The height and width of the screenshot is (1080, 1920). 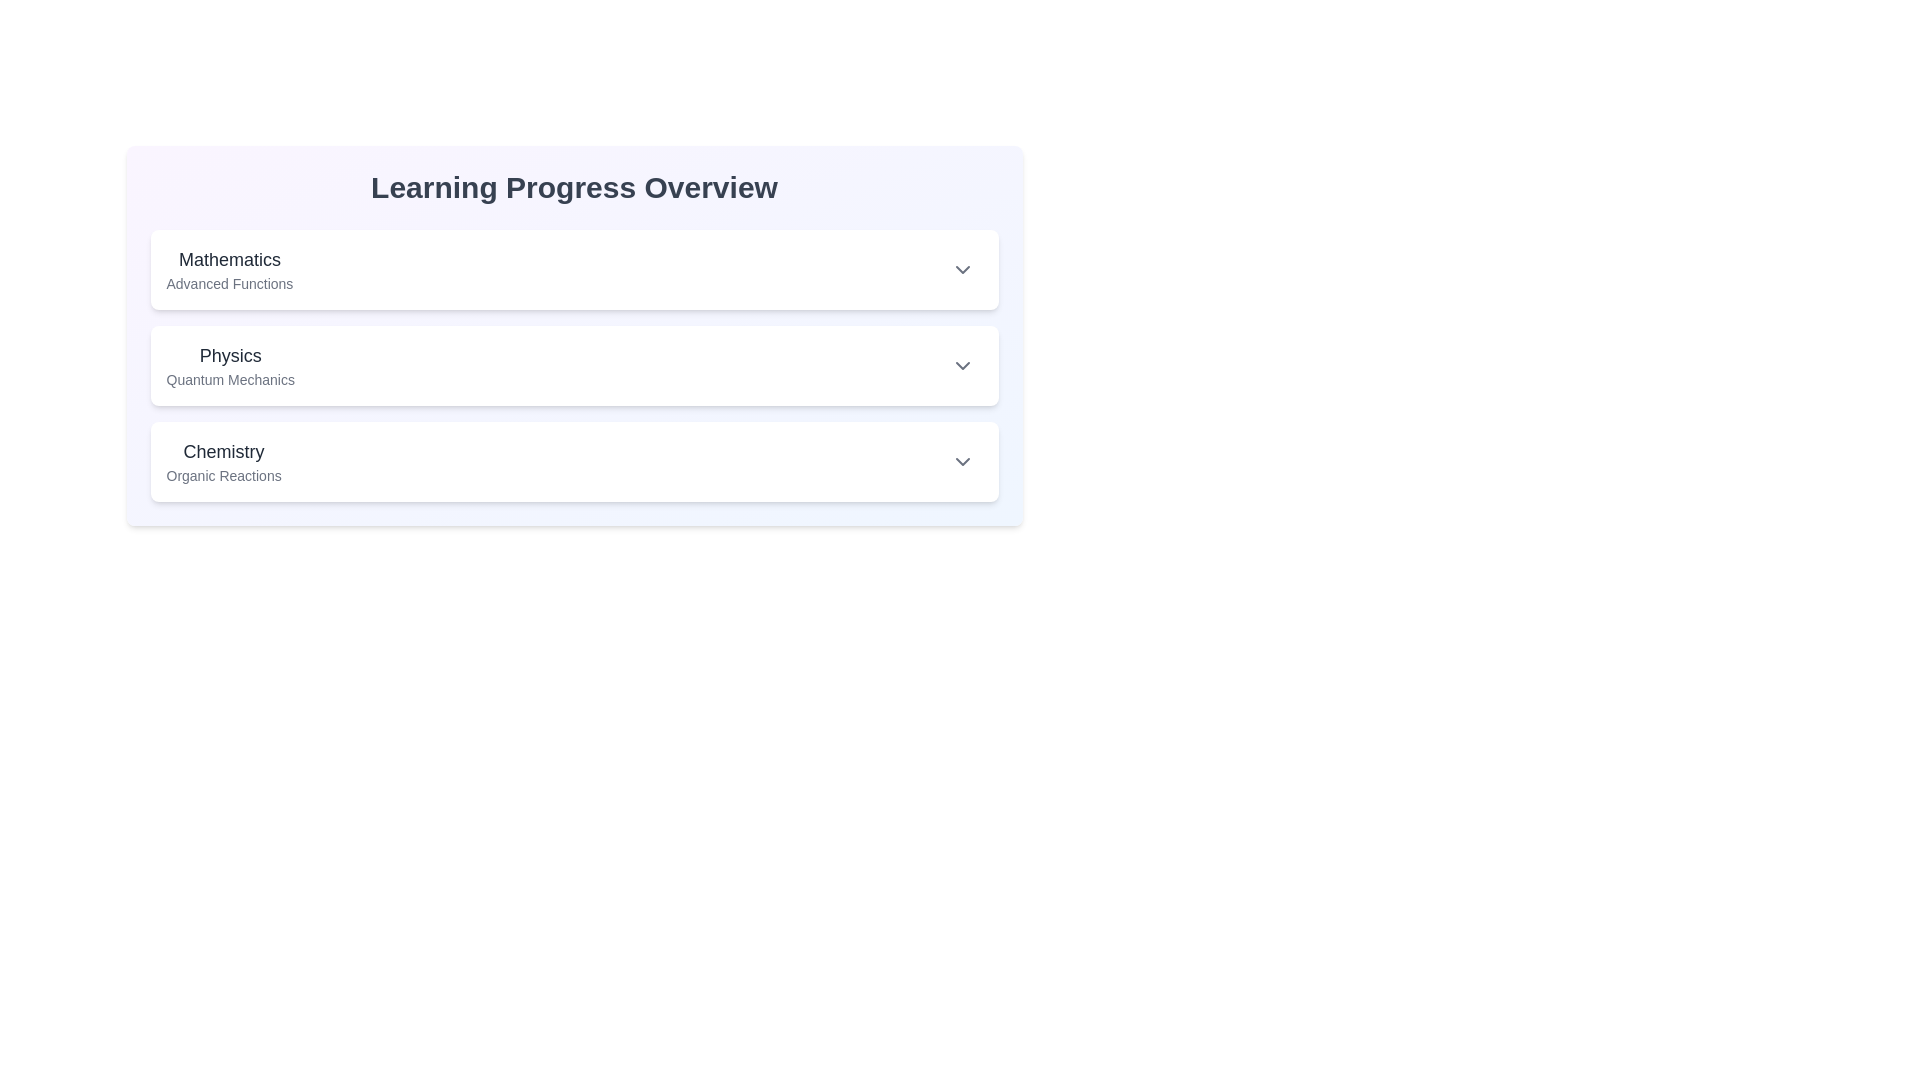 I want to click on the down arrow icon button located at the far right of the 'Physics' section header, so click(x=962, y=366).